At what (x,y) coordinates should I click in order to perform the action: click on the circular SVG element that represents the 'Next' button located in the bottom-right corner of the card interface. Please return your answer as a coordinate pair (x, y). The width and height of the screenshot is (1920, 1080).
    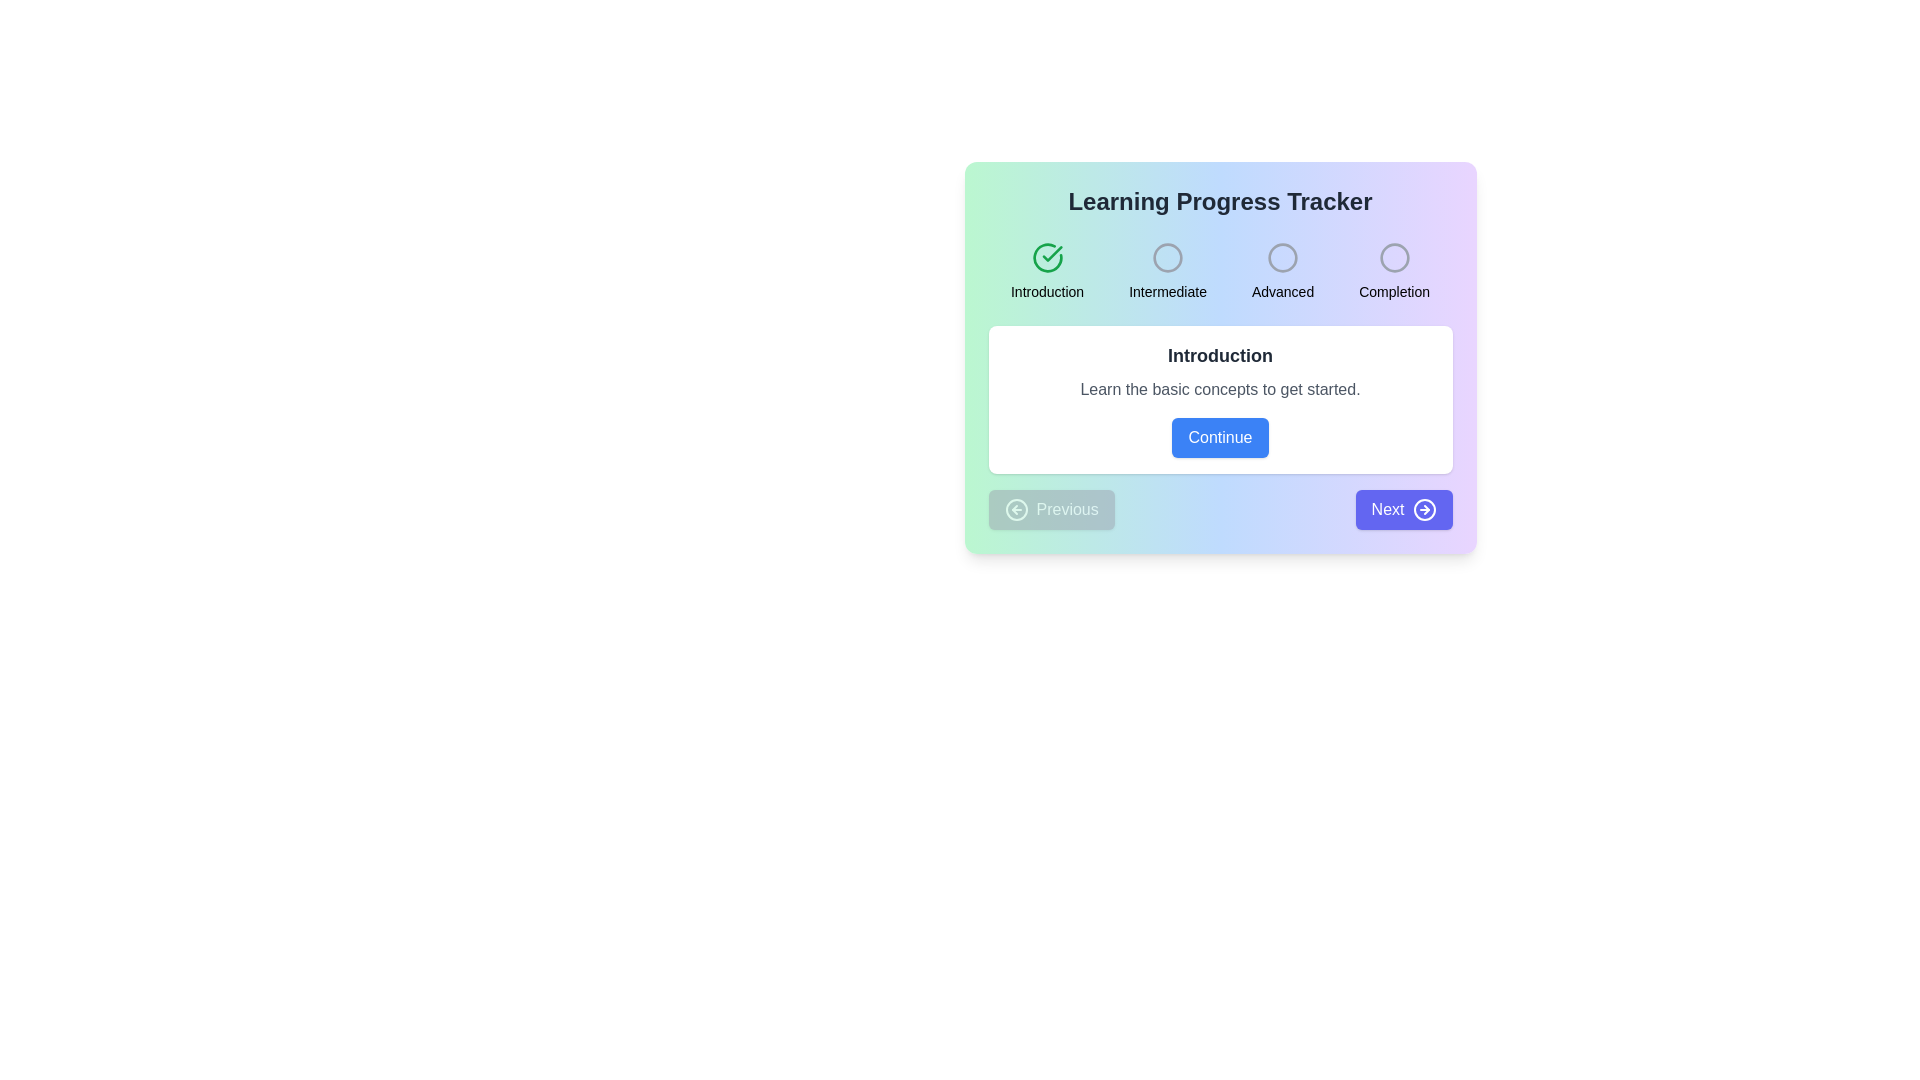
    Looking at the image, I should click on (1423, 508).